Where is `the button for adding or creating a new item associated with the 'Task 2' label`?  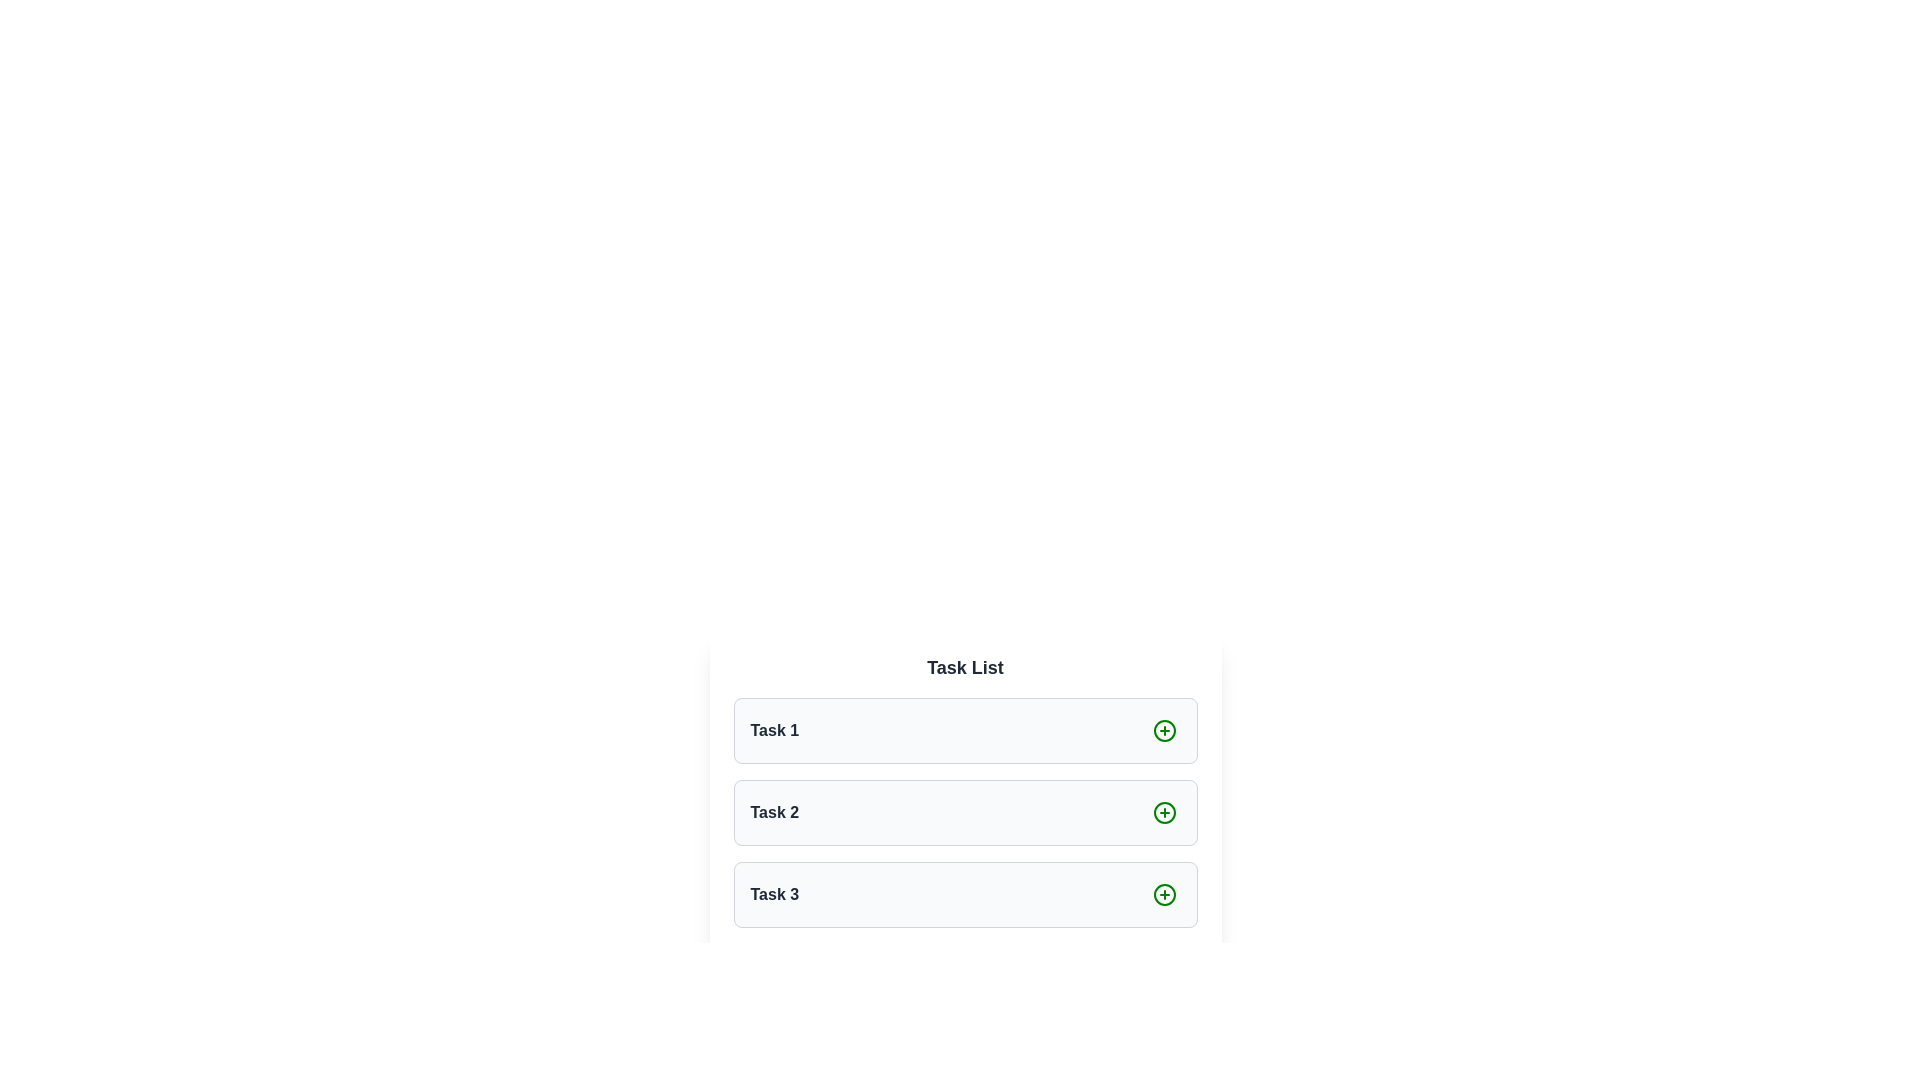
the button for adding or creating a new item associated with the 'Task 2' label is located at coordinates (1164, 813).